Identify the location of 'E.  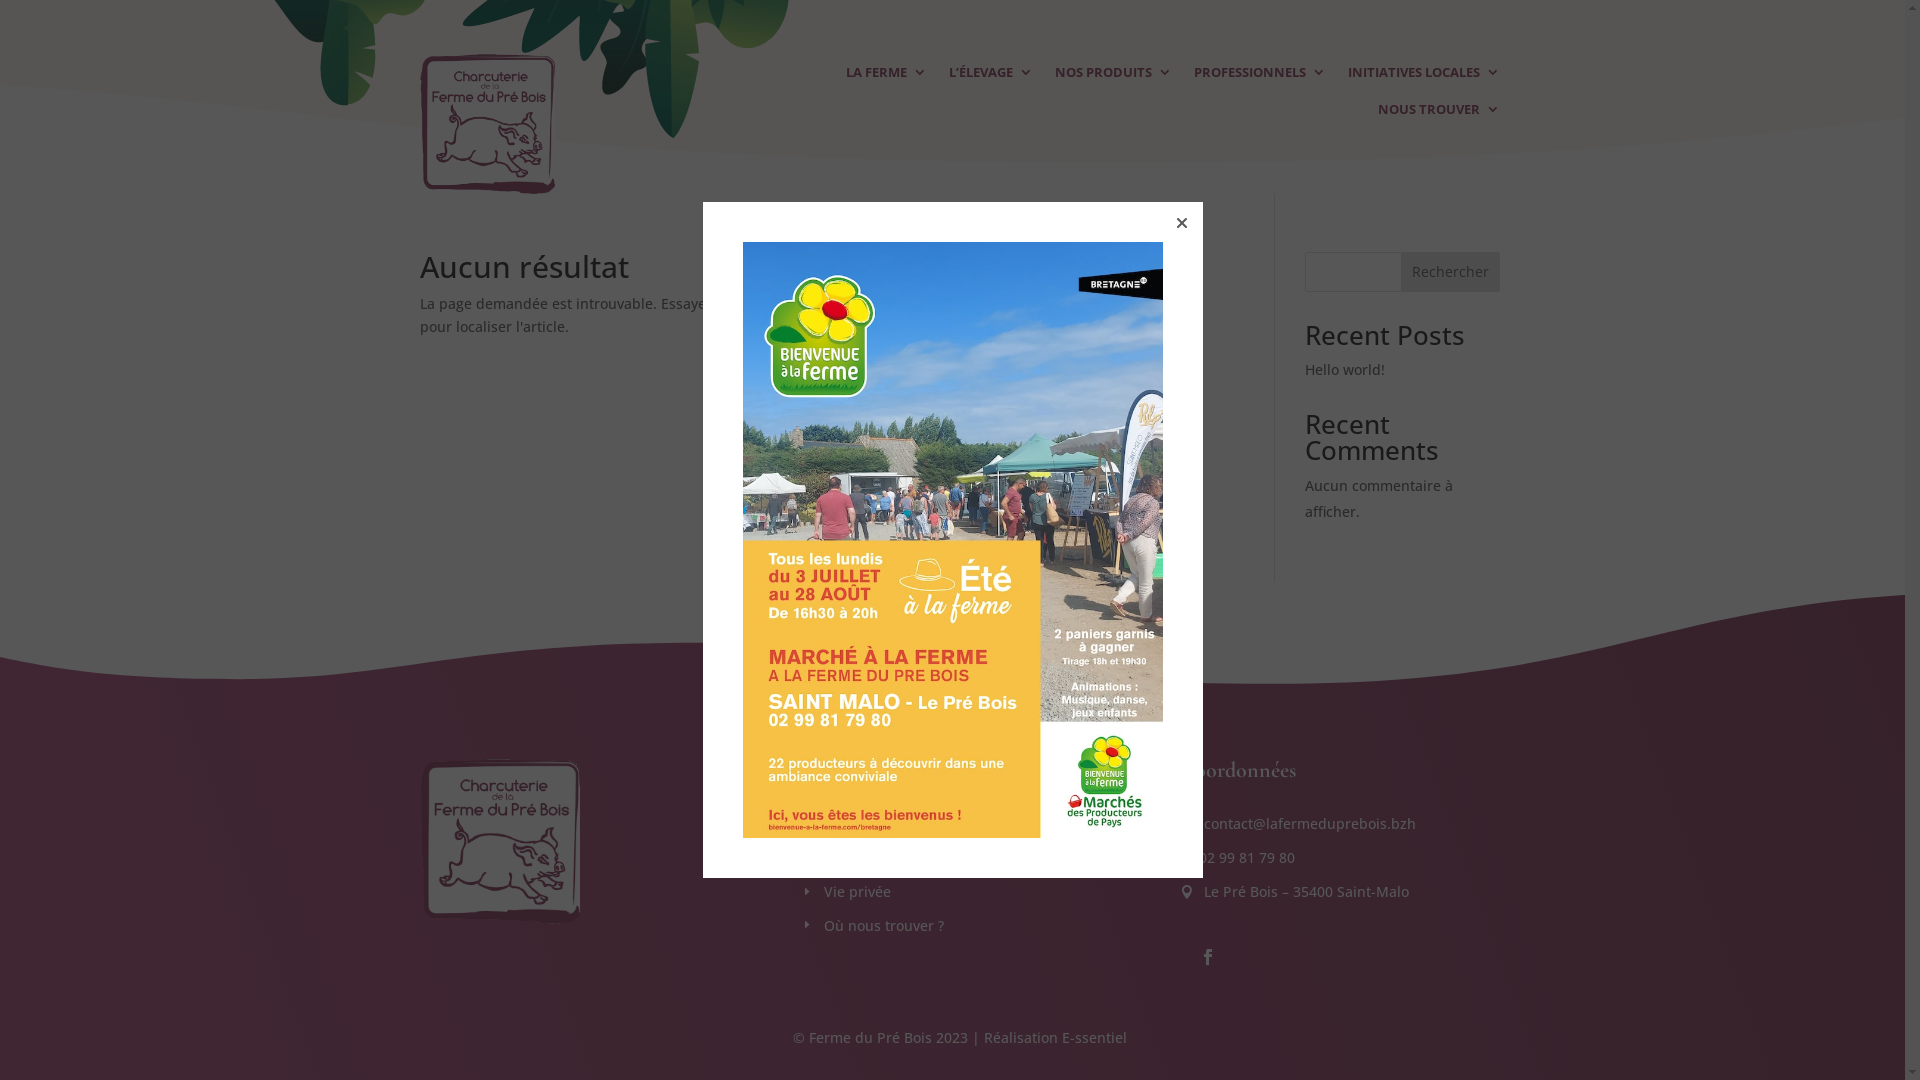
(800, 856).